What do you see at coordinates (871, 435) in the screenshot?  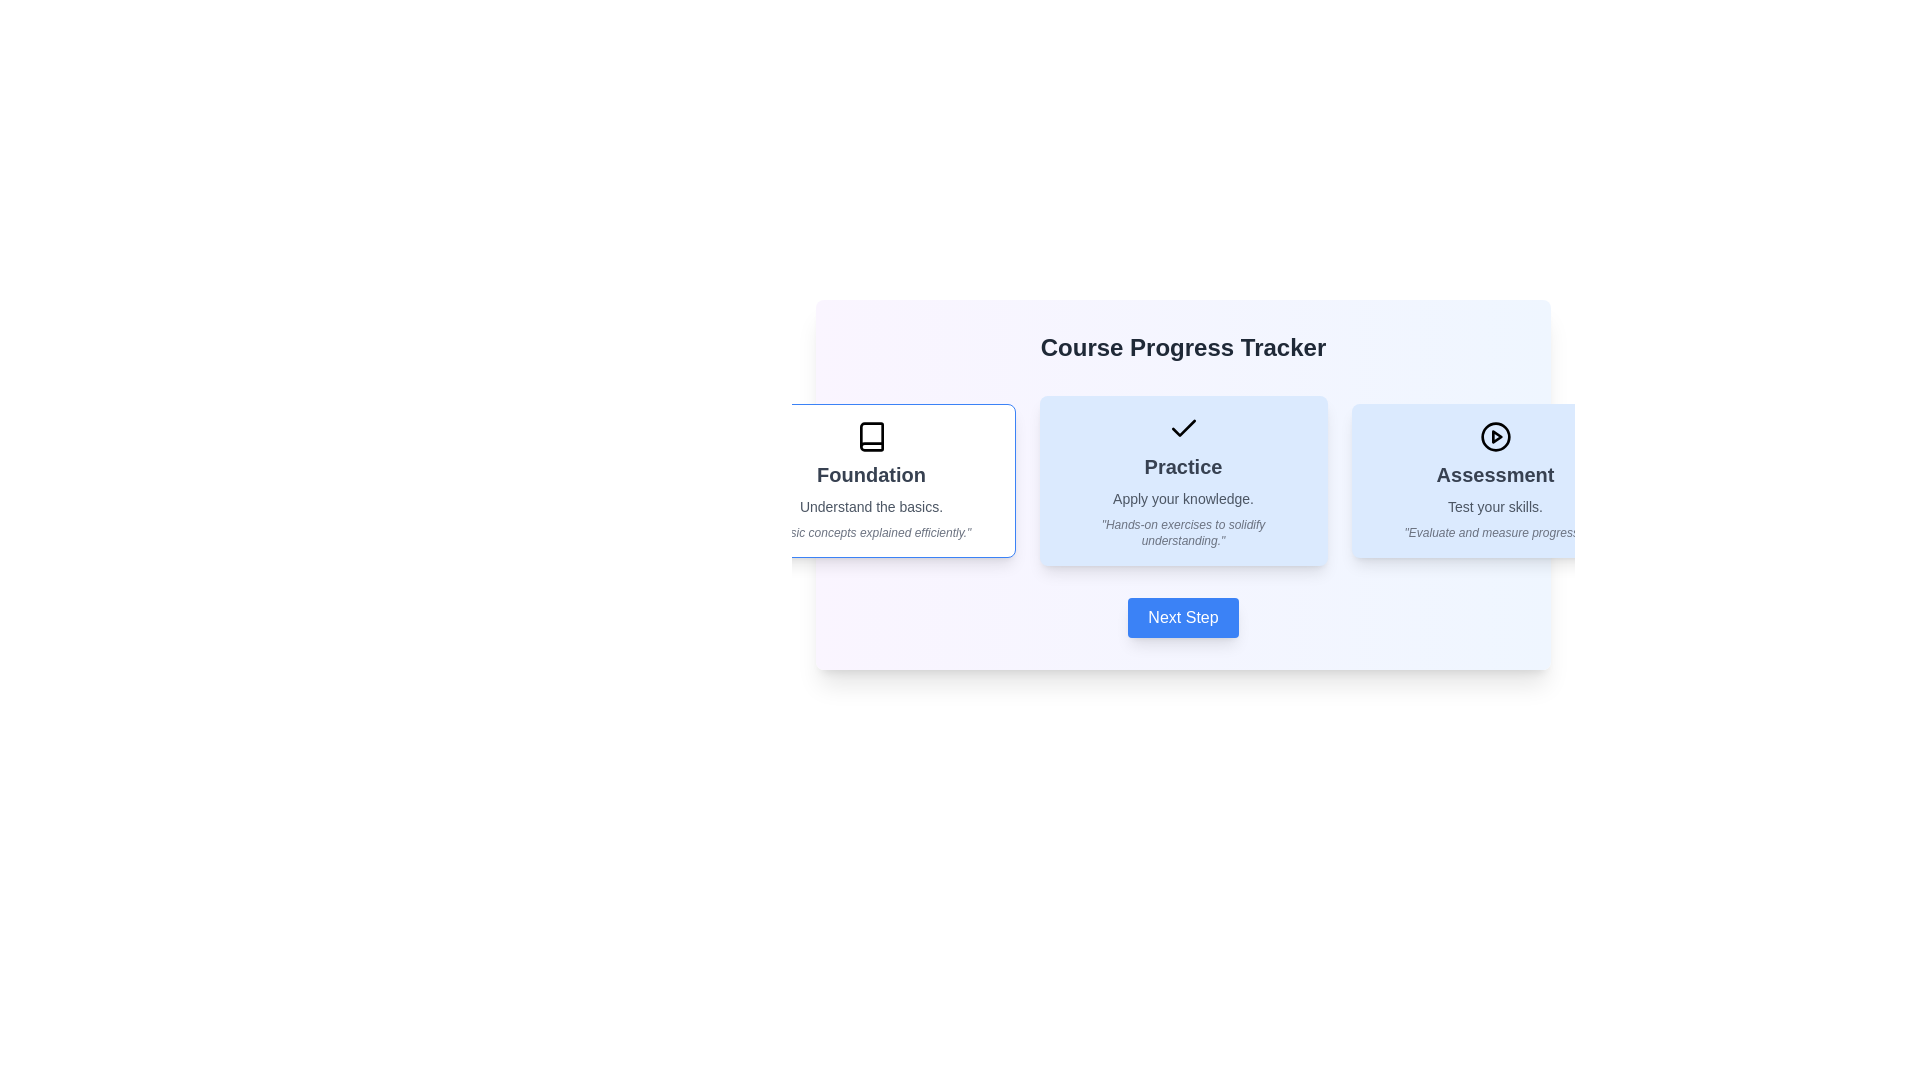 I see `the icon located in the top-left of the 'Foundation' card` at bounding box center [871, 435].